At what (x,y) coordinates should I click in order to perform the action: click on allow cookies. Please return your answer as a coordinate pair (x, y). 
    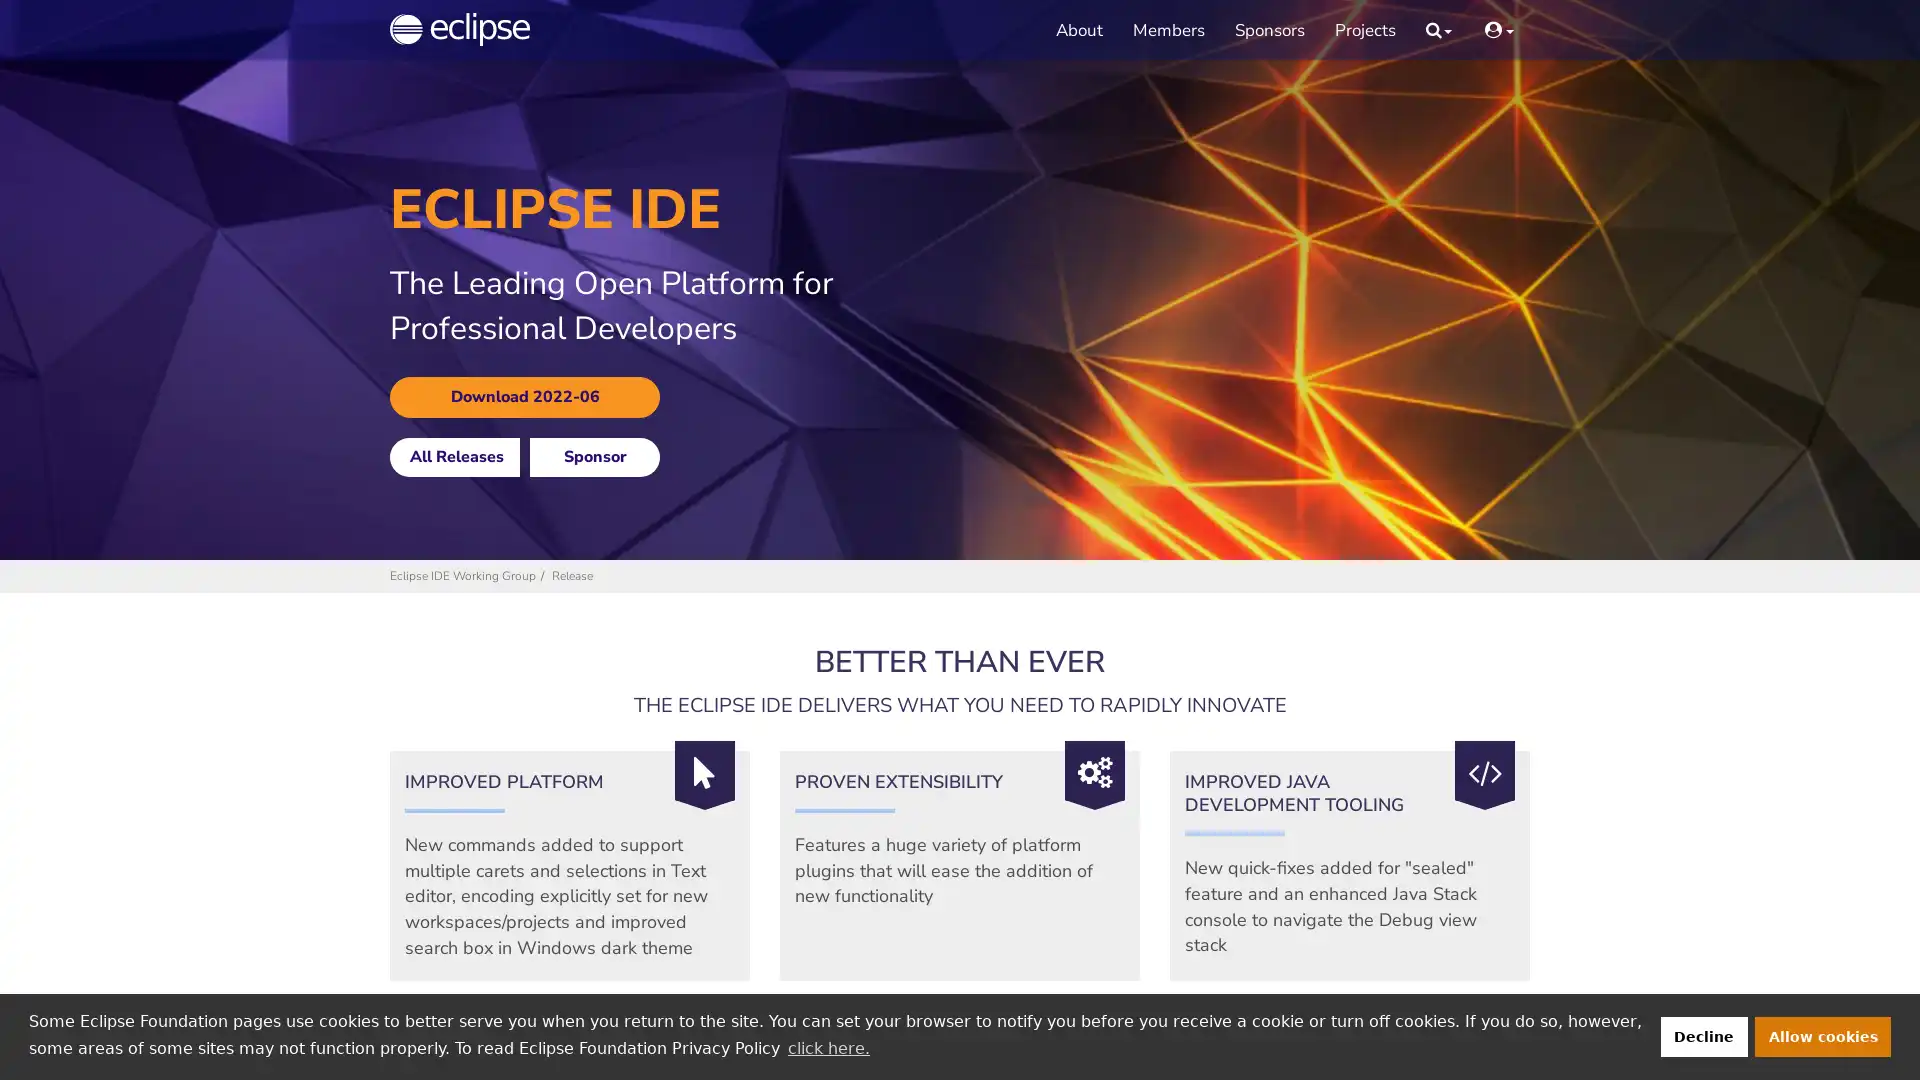
    Looking at the image, I should click on (1823, 1035).